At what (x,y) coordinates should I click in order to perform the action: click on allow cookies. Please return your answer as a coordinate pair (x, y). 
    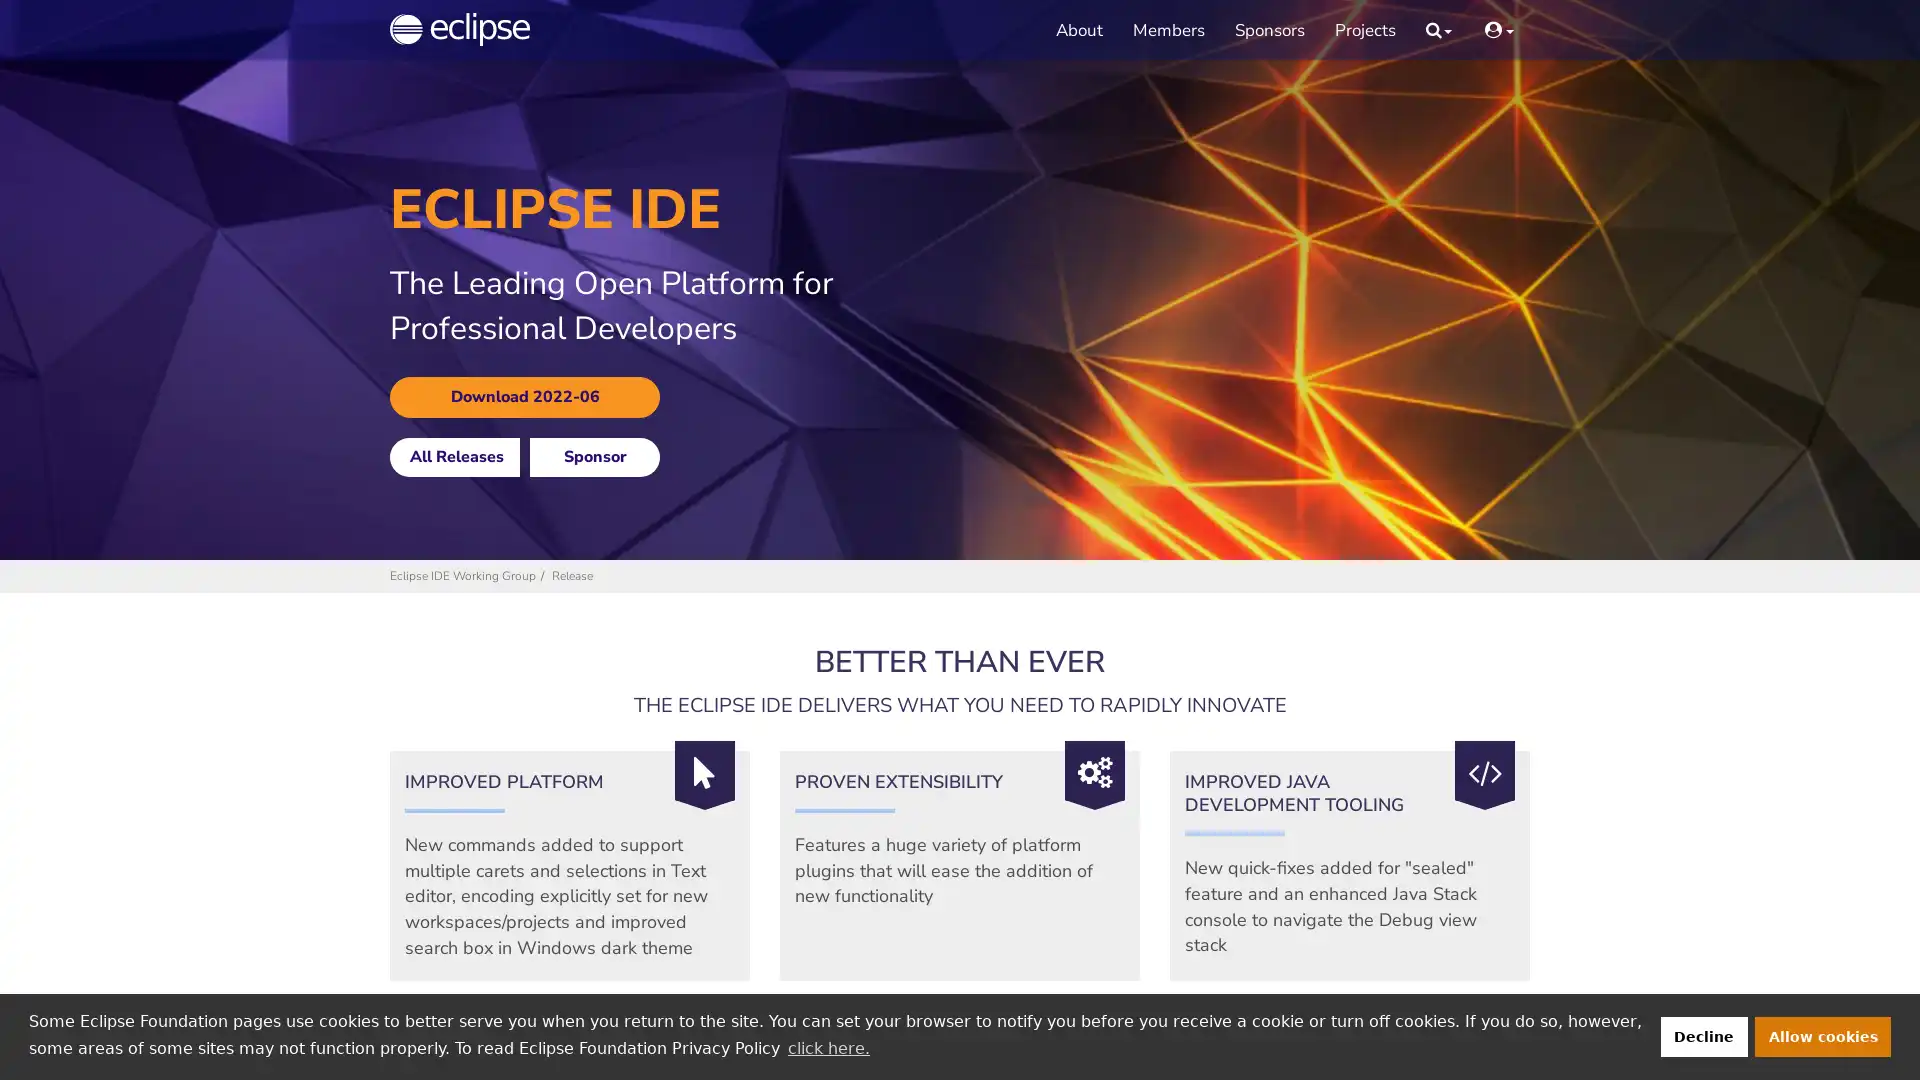
    Looking at the image, I should click on (1823, 1035).